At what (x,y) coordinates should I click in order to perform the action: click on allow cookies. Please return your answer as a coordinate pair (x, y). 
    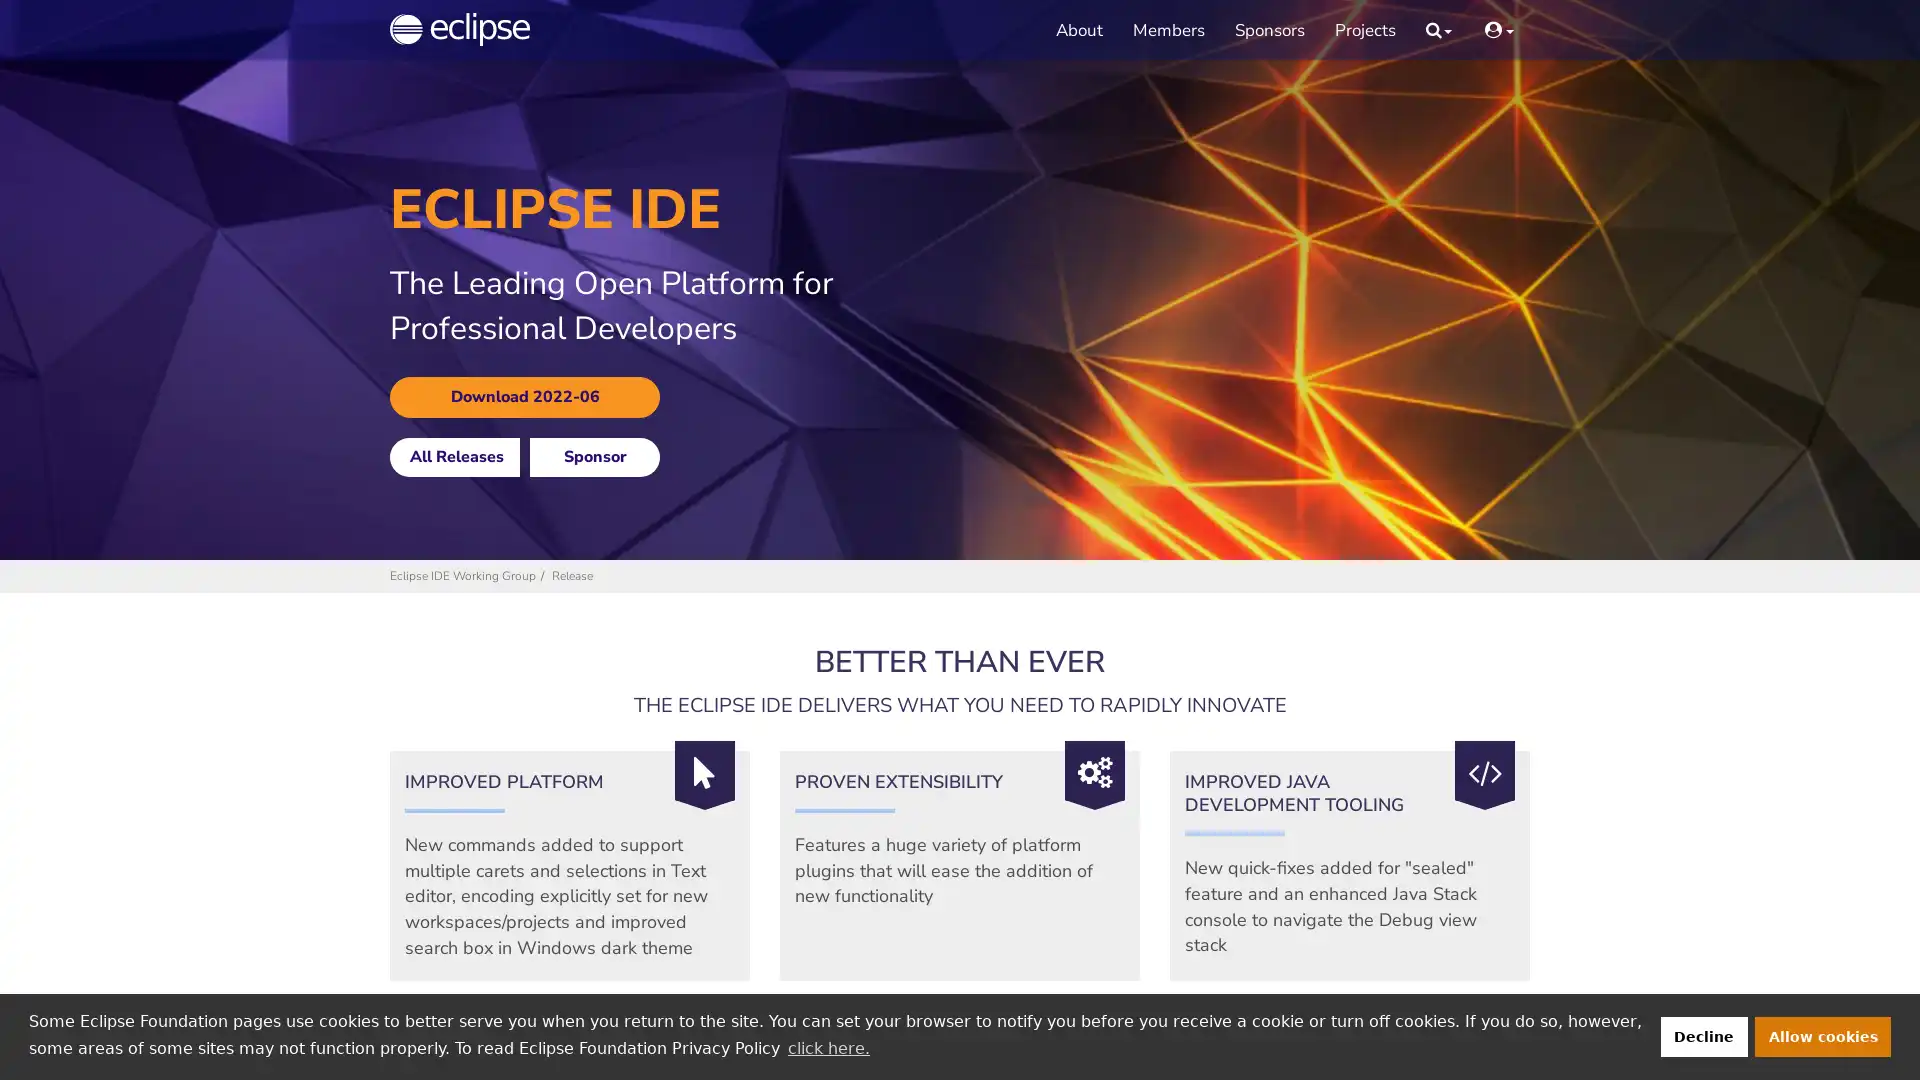
    Looking at the image, I should click on (1823, 1035).